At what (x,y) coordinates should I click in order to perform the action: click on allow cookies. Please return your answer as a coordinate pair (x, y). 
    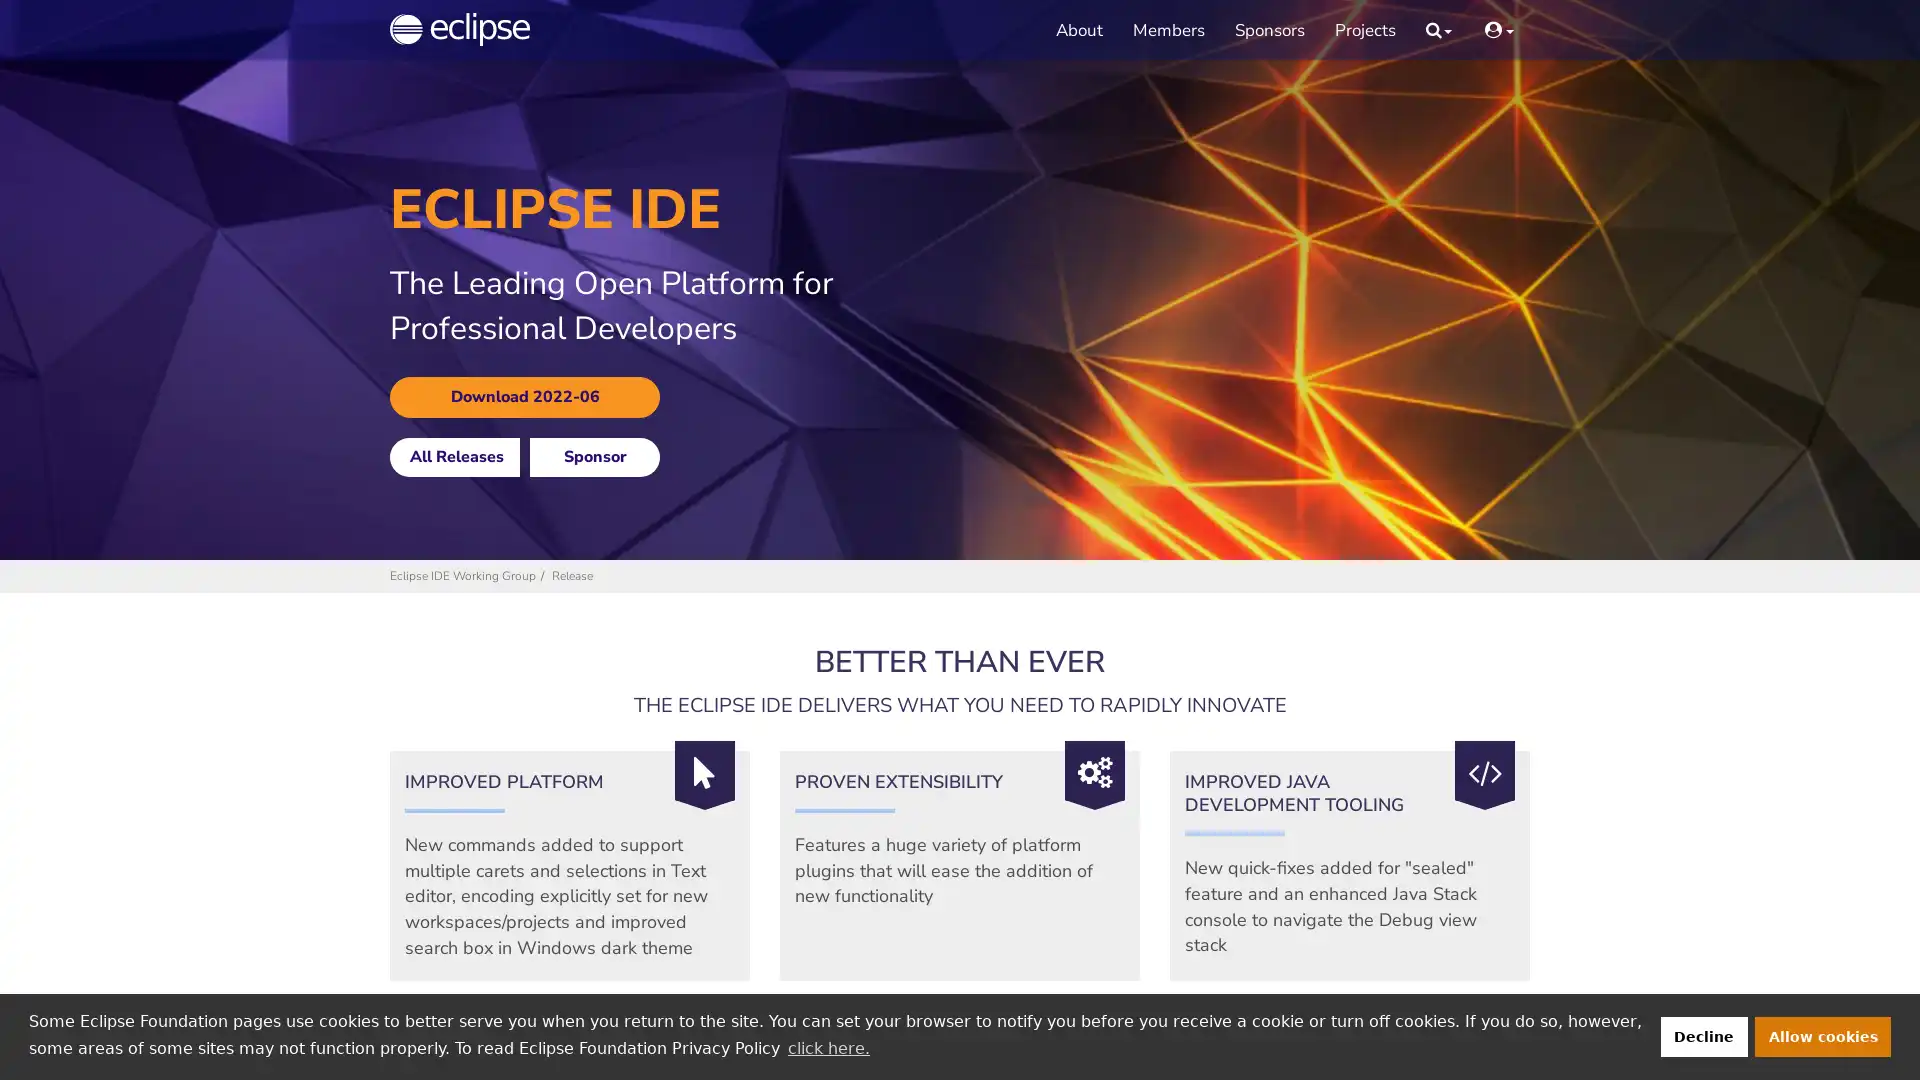
    Looking at the image, I should click on (1823, 1035).